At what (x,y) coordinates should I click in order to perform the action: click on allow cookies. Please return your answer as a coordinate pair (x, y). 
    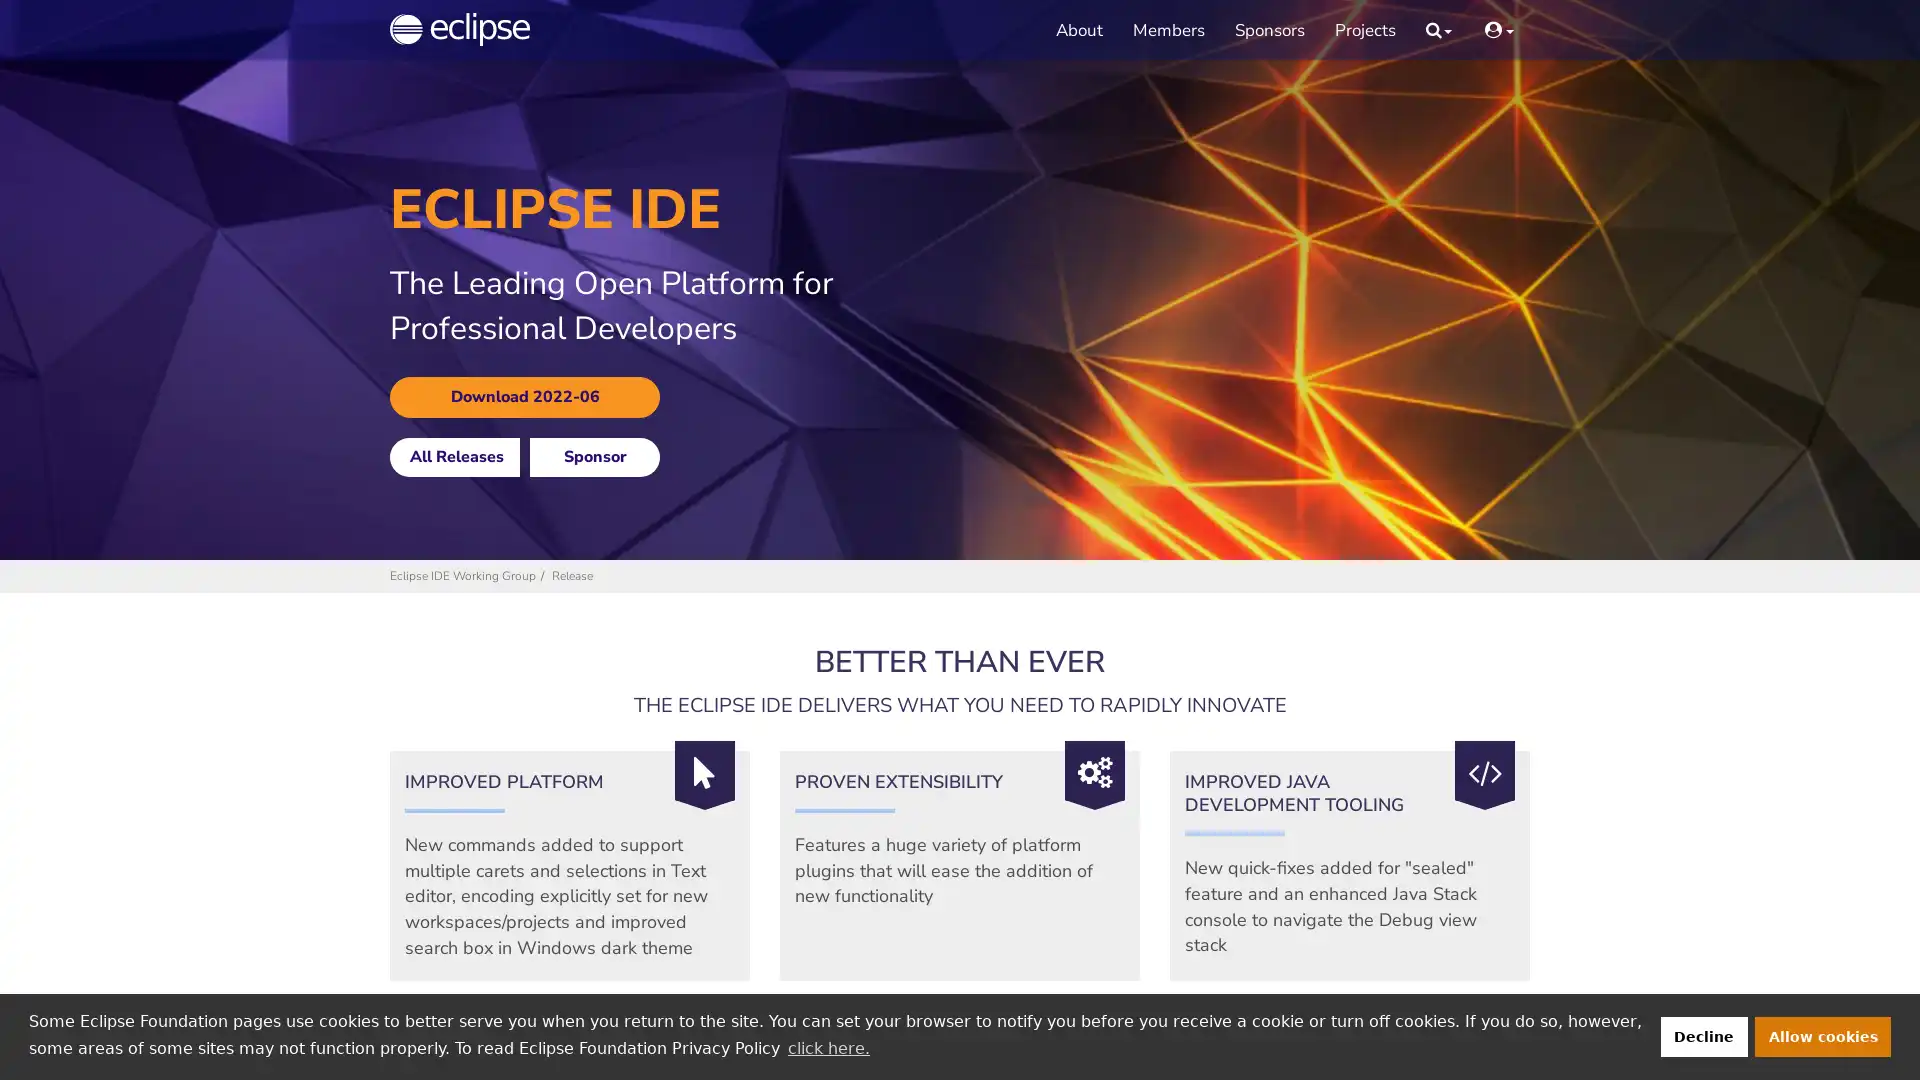
    Looking at the image, I should click on (1823, 1035).